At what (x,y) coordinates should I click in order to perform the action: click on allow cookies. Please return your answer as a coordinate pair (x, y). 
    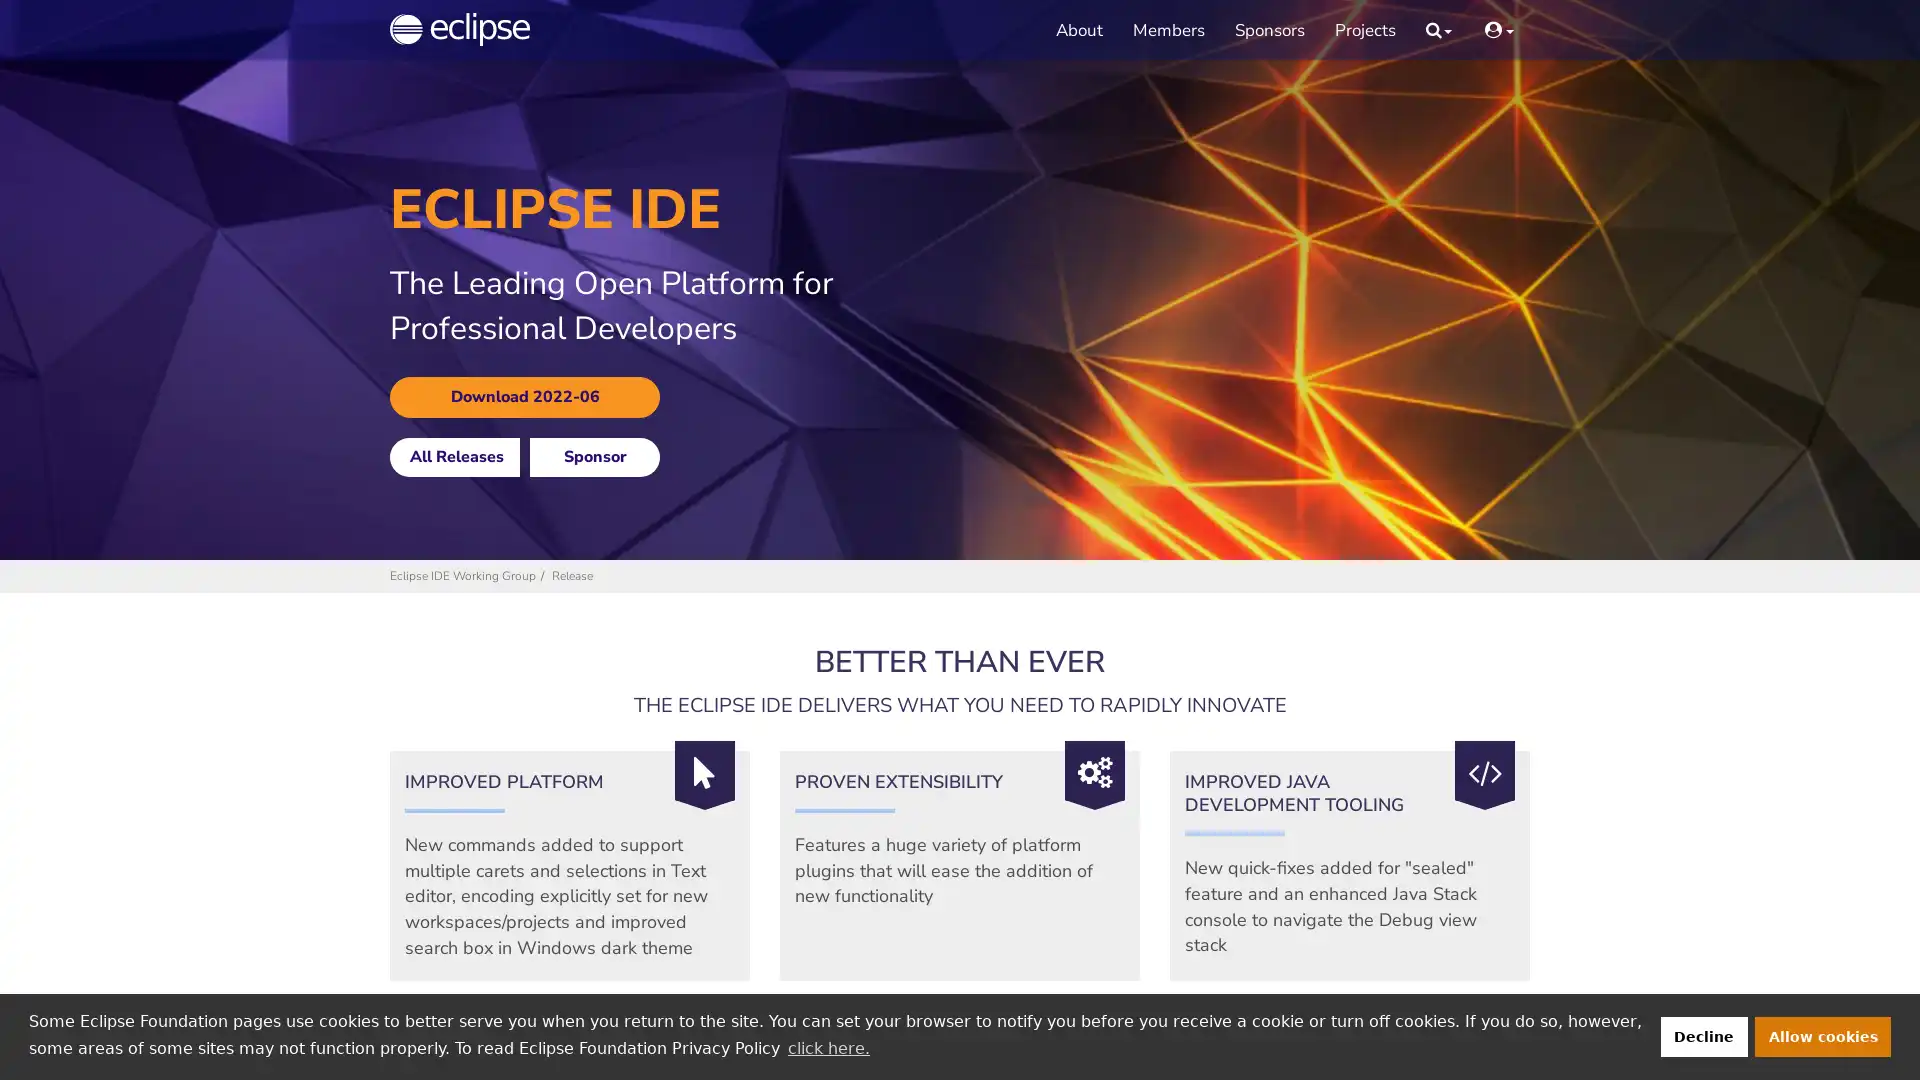
    Looking at the image, I should click on (1823, 1035).